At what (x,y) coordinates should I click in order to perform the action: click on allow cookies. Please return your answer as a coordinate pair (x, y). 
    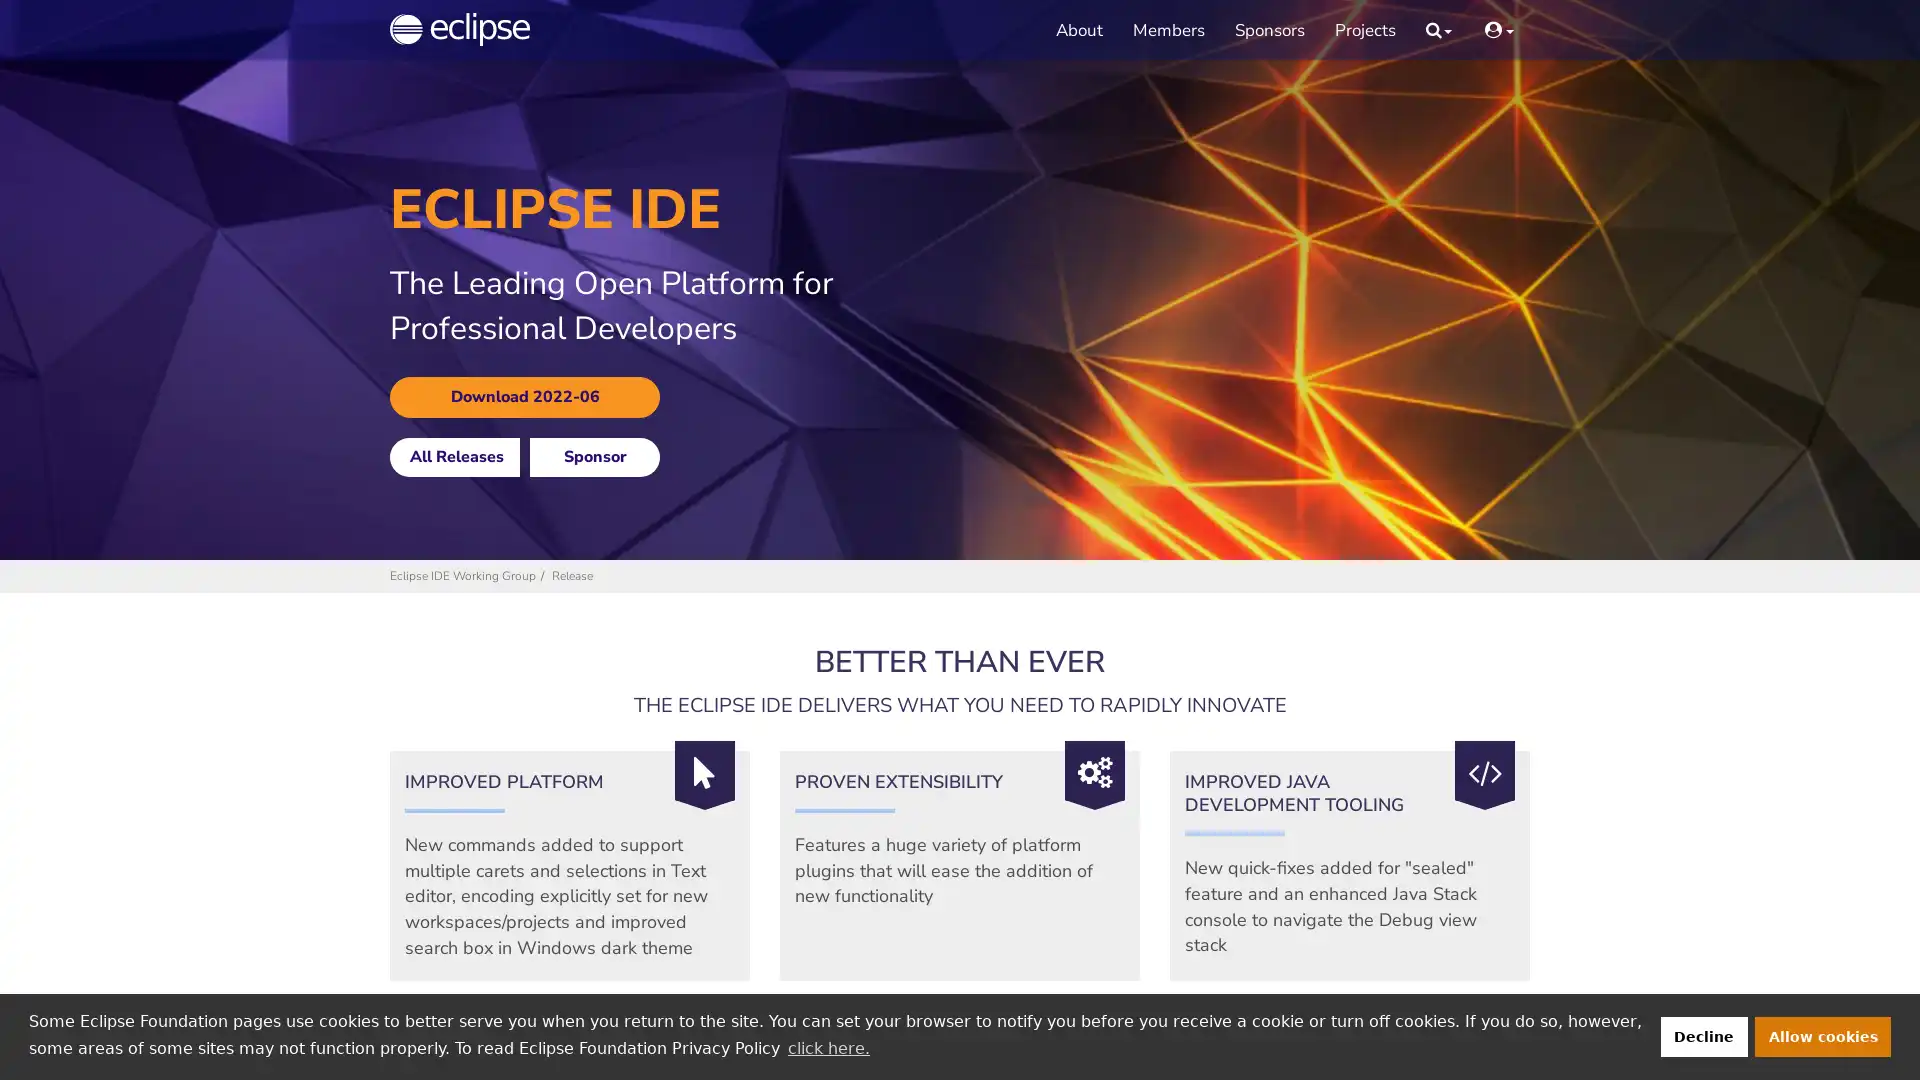
    Looking at the image, I should click on (1823, 1035).